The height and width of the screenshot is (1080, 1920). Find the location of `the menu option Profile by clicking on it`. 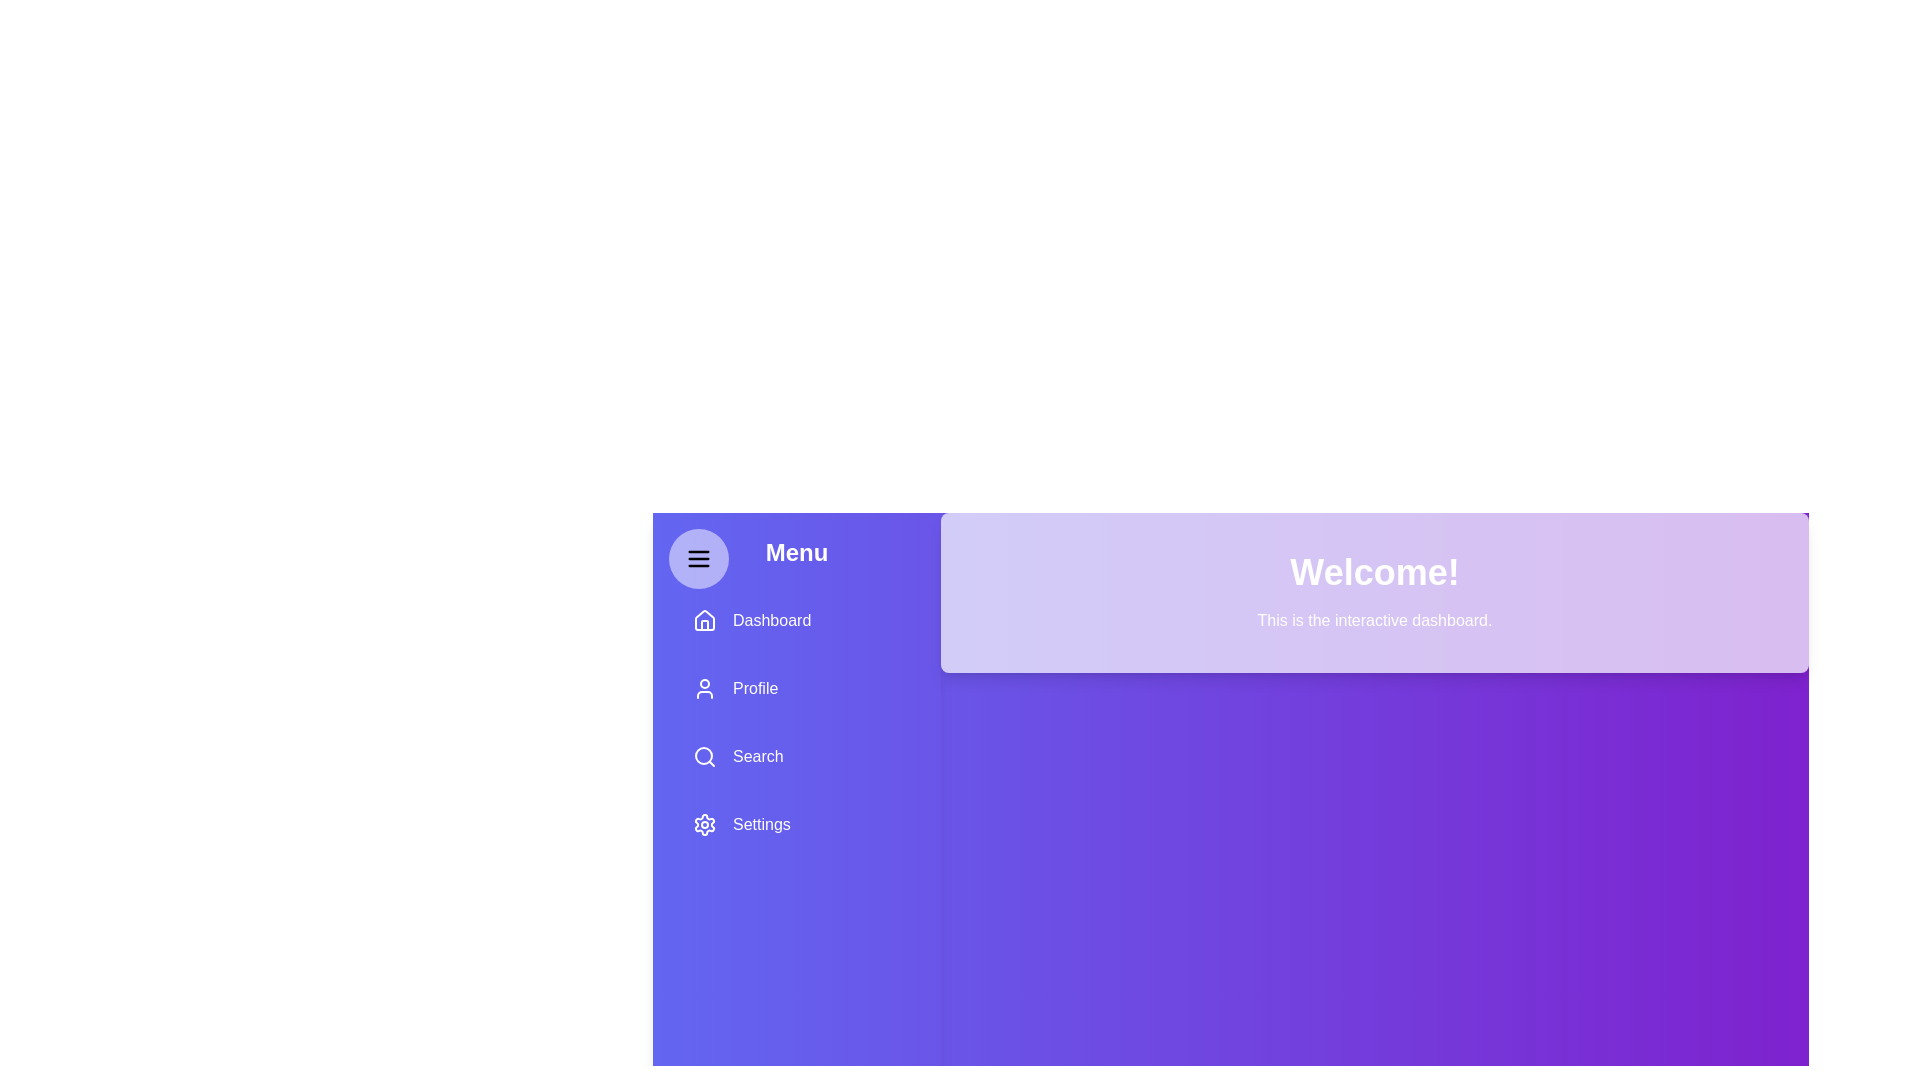

the menu option Profile by clicking on it is located at coordinates (795, 688).